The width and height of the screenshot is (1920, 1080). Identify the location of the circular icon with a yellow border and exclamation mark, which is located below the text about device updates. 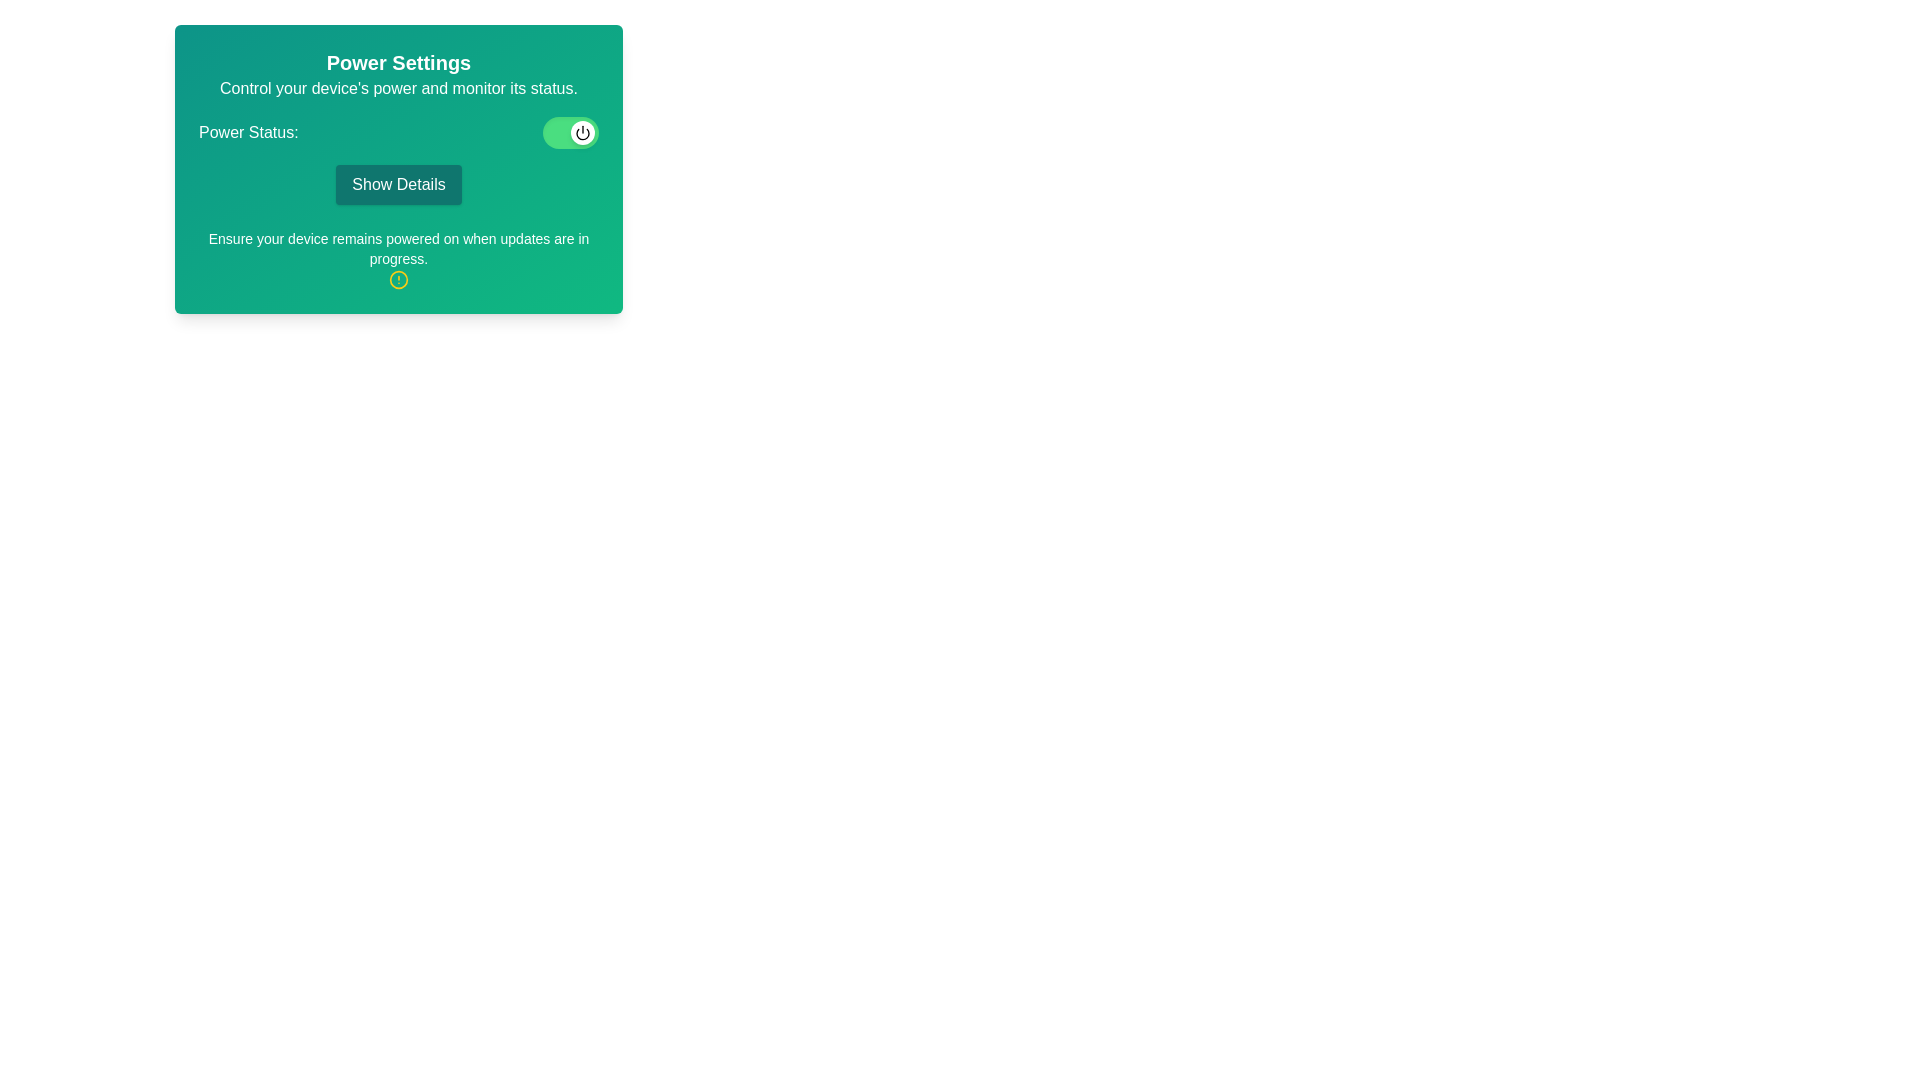
(398, 280).